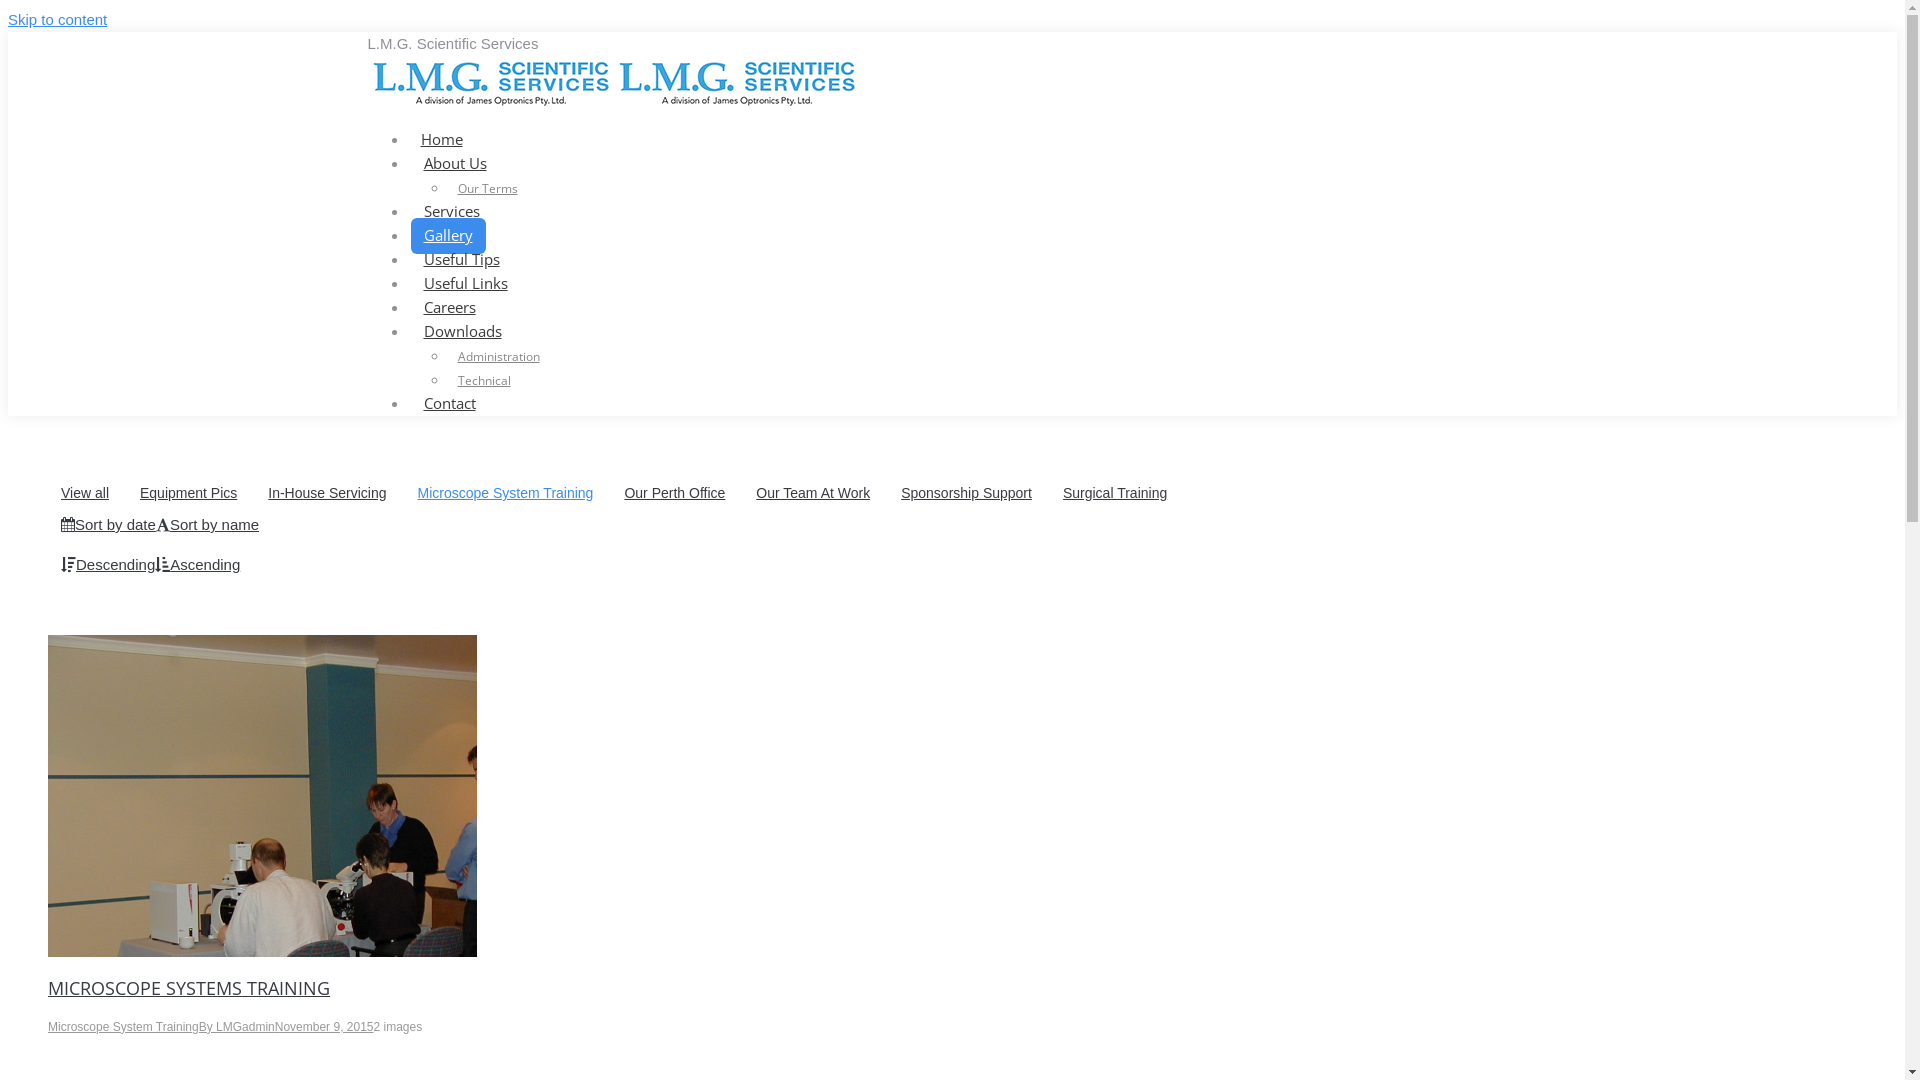 This screenshot has height=1080, width=1920. What do you see at coordinates (57, 19) in the screenshot?
I see `'Skip to content'` at bounding box center [57, 19].